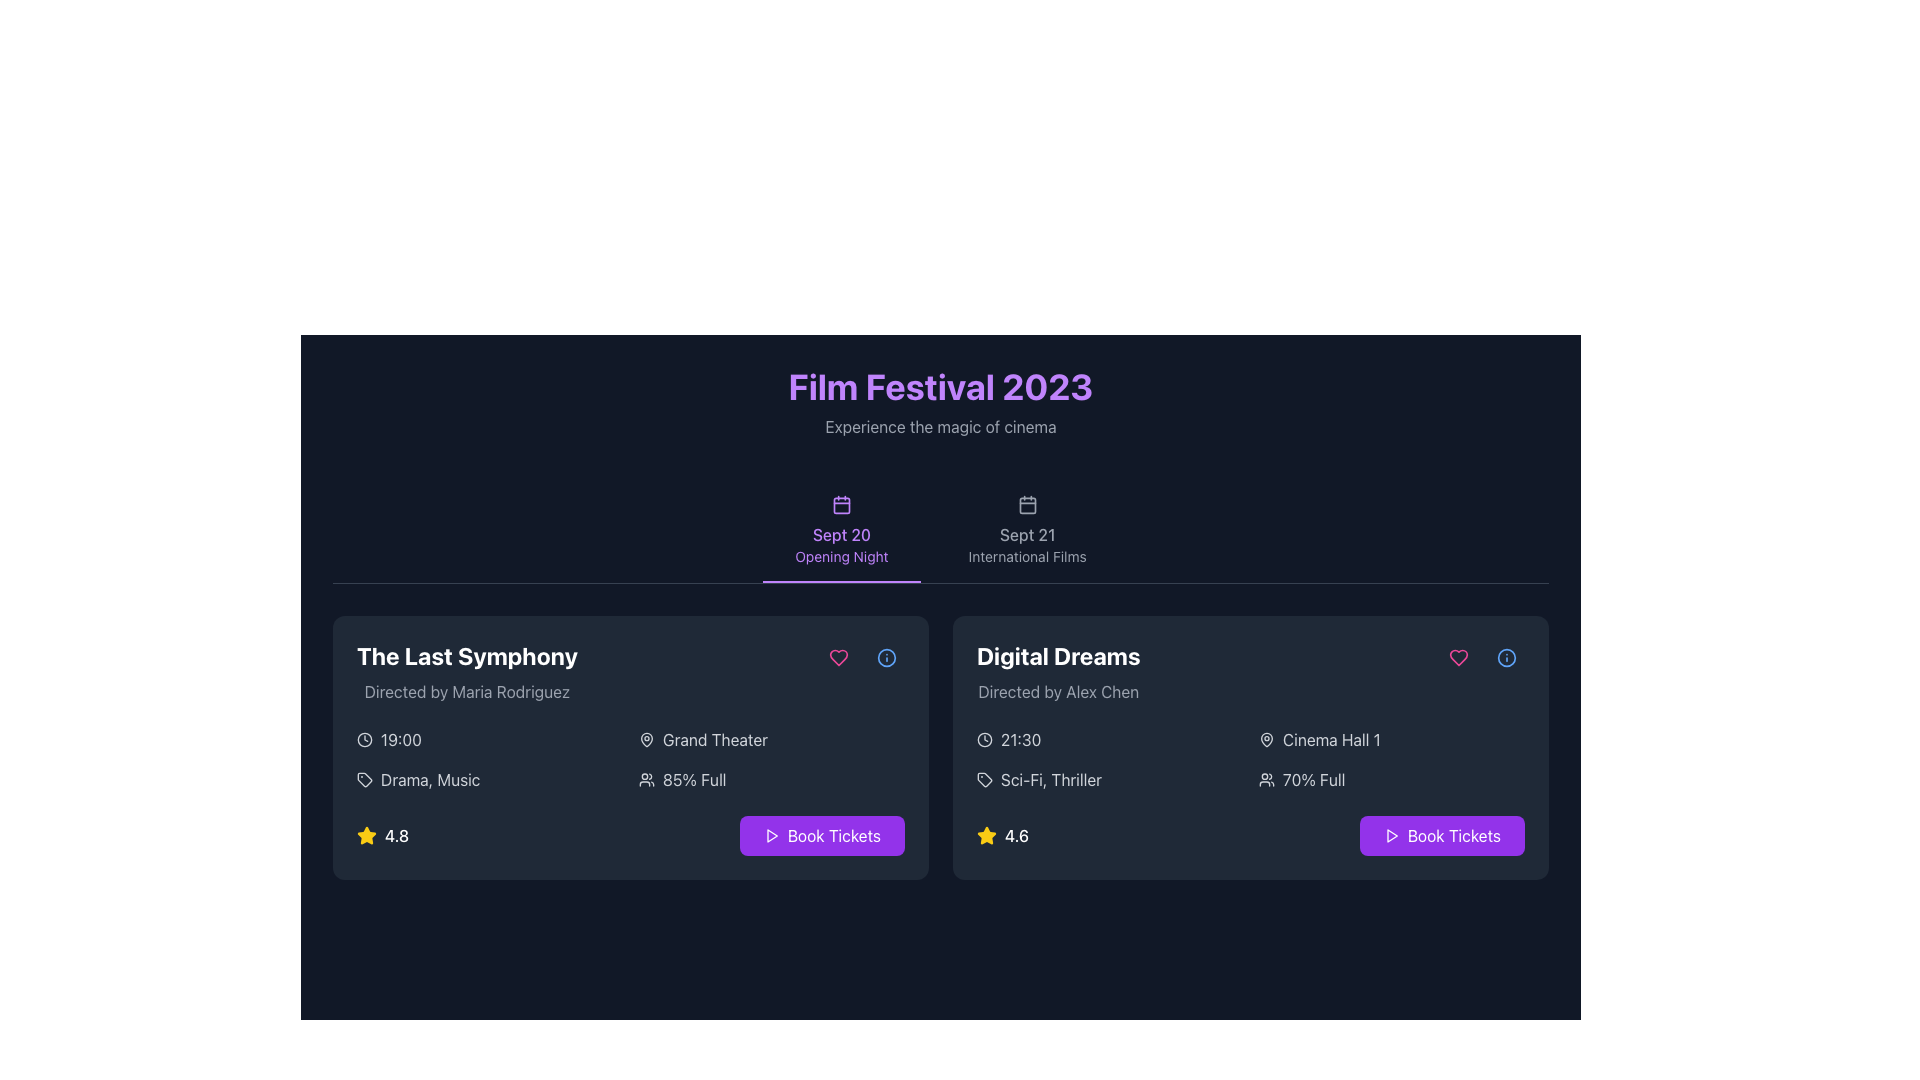 Image resolution: width=1920 pixels, height=1080 pixels. Describe the element at coordinates (939, 426) in the screenshot. I see `the static text reading 'Experience the magic of cinema' which is positioned below the bold title 'Film Festival 2023'` at that location.